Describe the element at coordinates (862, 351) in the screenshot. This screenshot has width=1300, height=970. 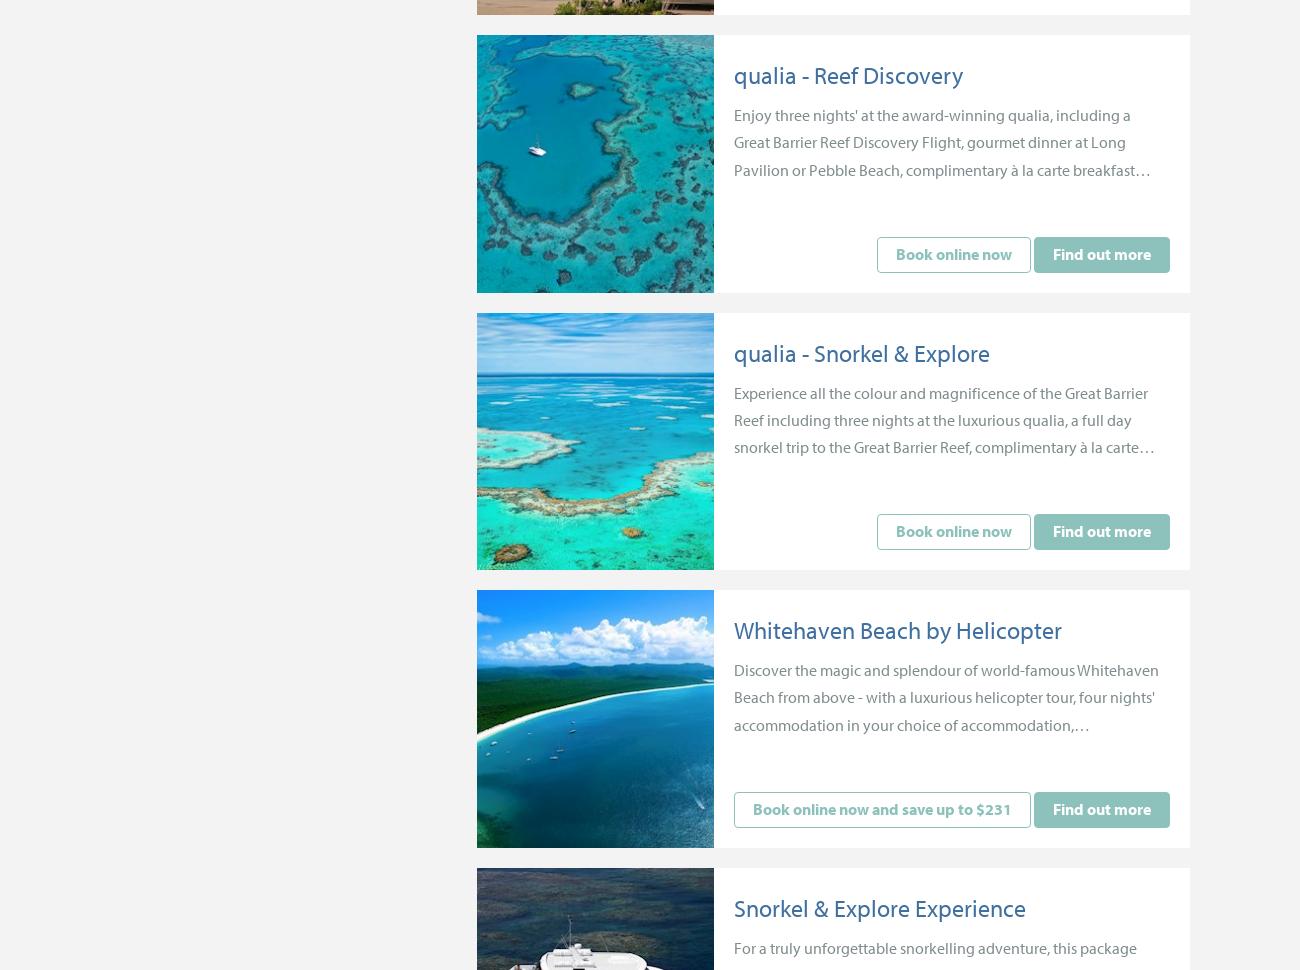
I see `'qualia - Snorkel & Explore'` at that location.